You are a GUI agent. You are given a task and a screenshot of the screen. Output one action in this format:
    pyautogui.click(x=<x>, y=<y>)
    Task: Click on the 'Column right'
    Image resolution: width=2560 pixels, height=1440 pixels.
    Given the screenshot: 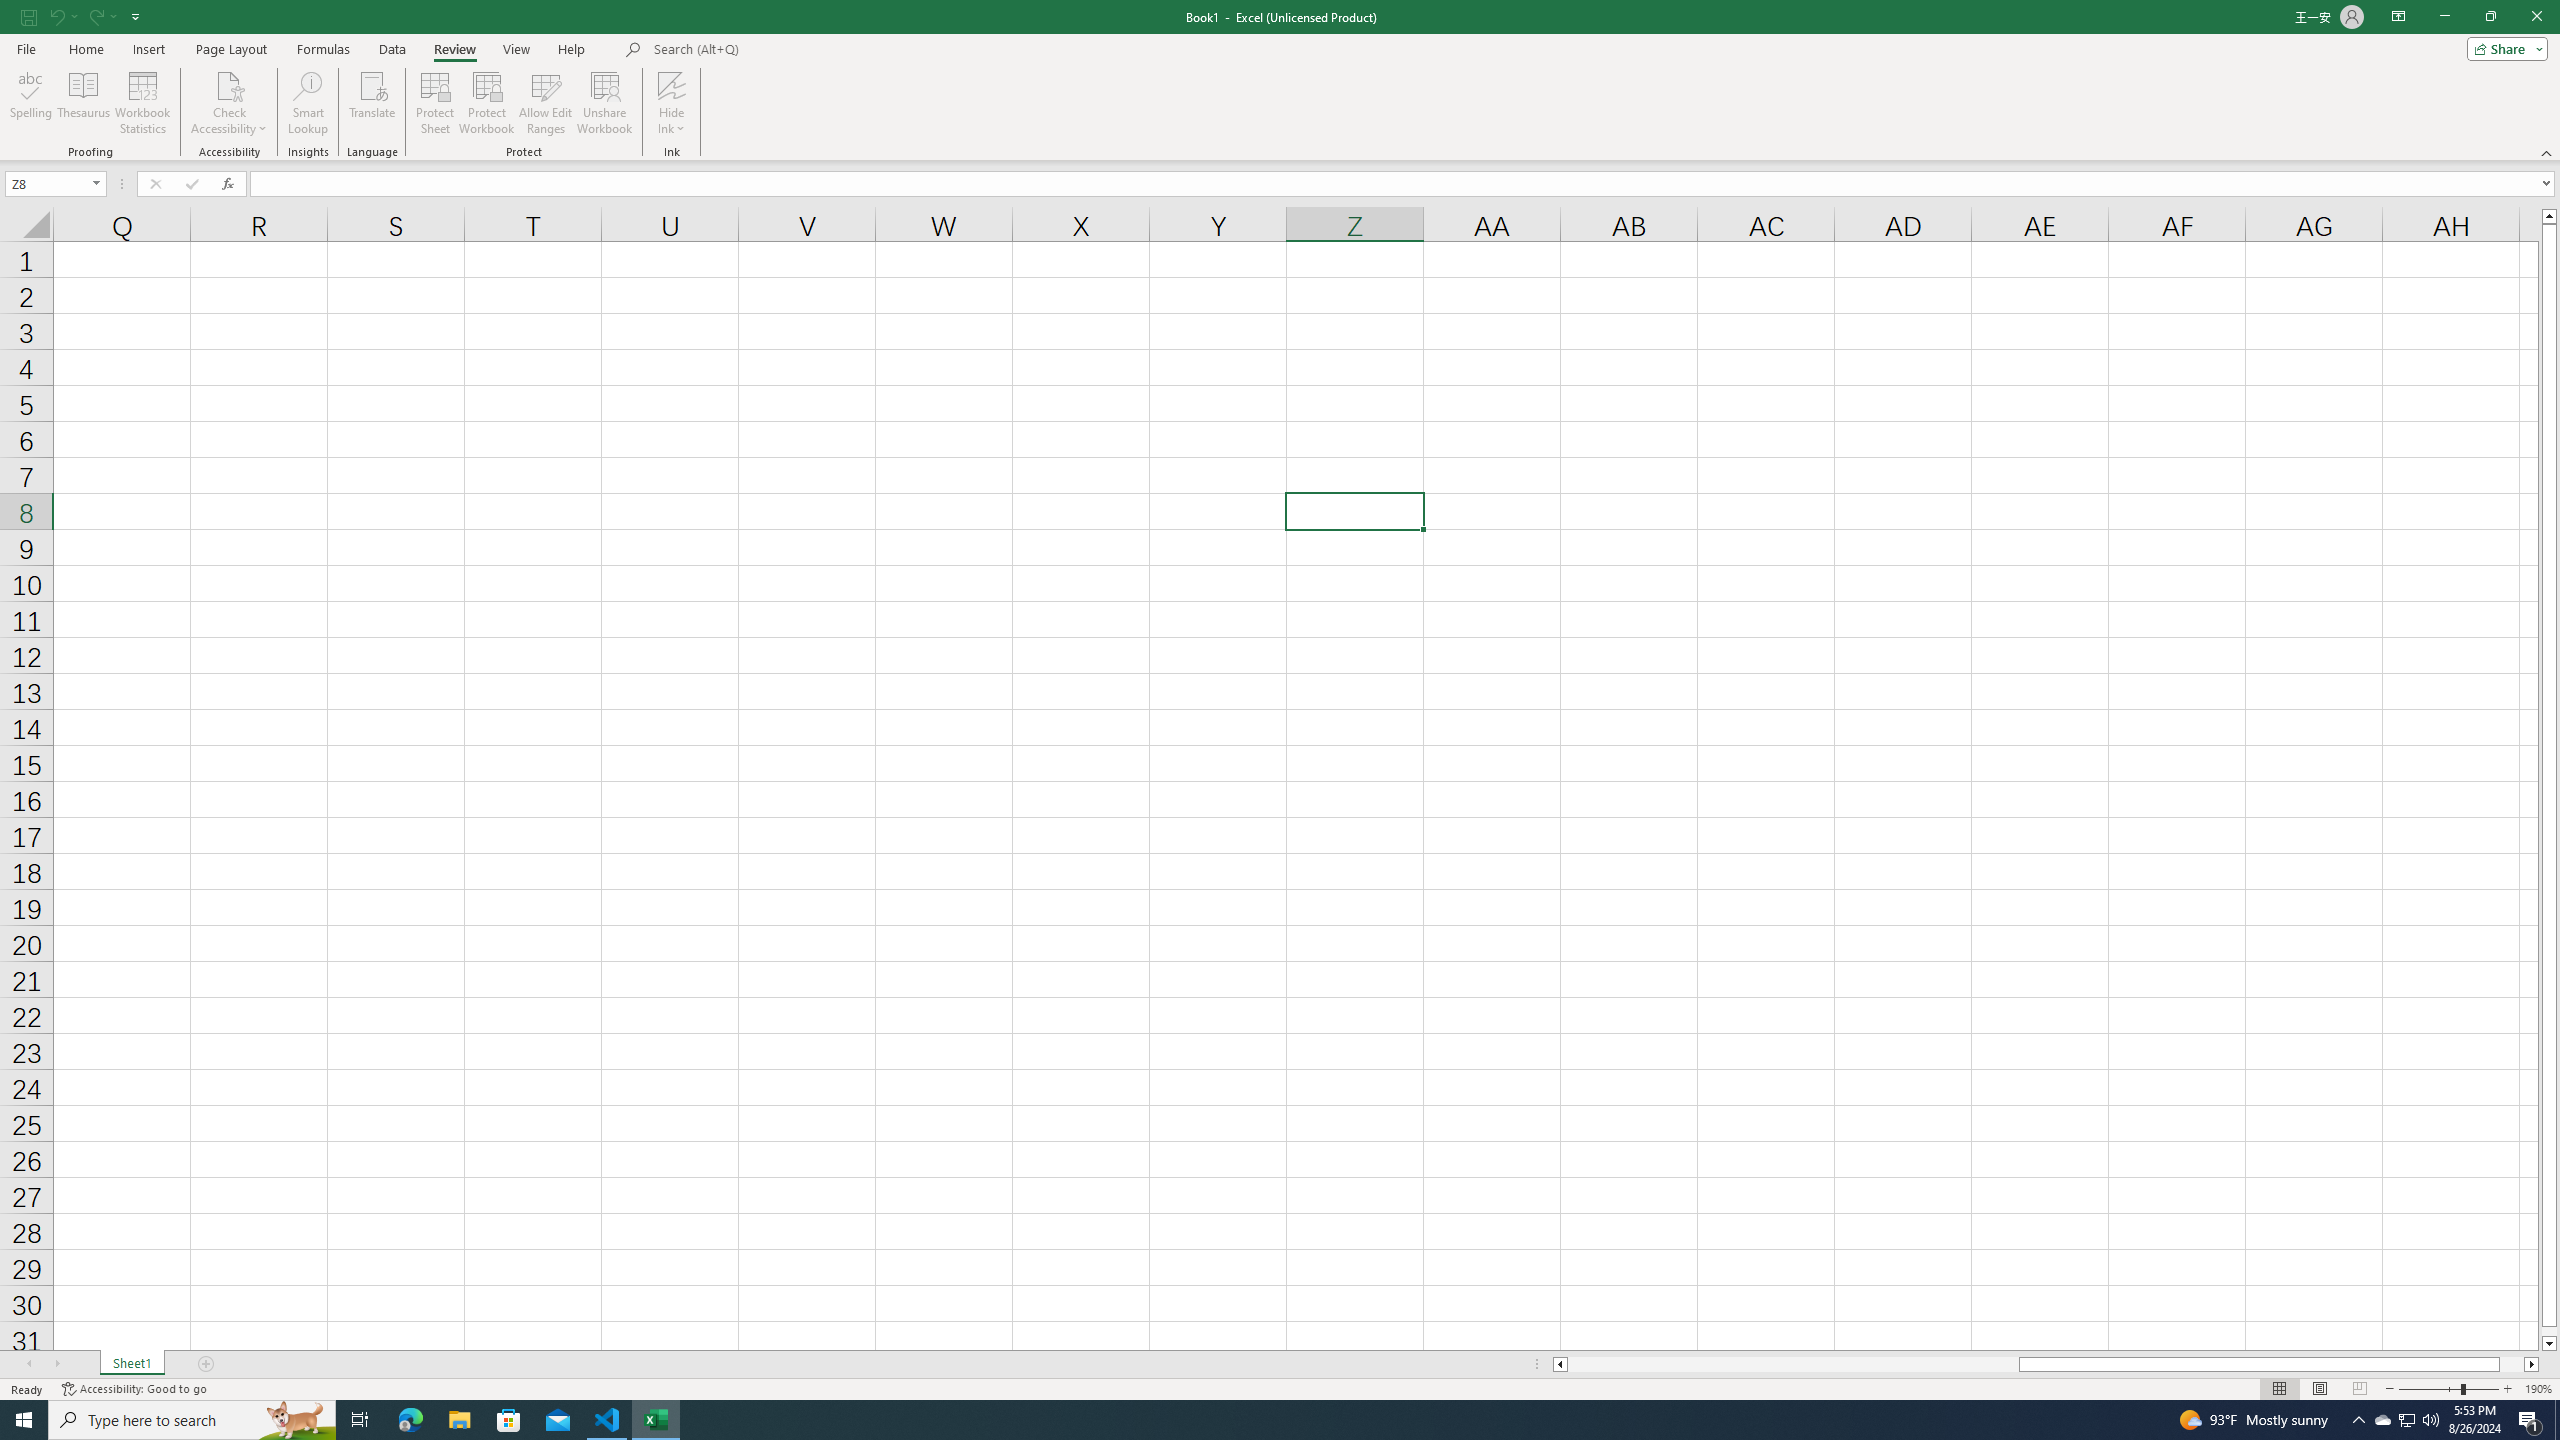 What is the action you would take?
    pyautogui.click(x=2532, y=1363)
    